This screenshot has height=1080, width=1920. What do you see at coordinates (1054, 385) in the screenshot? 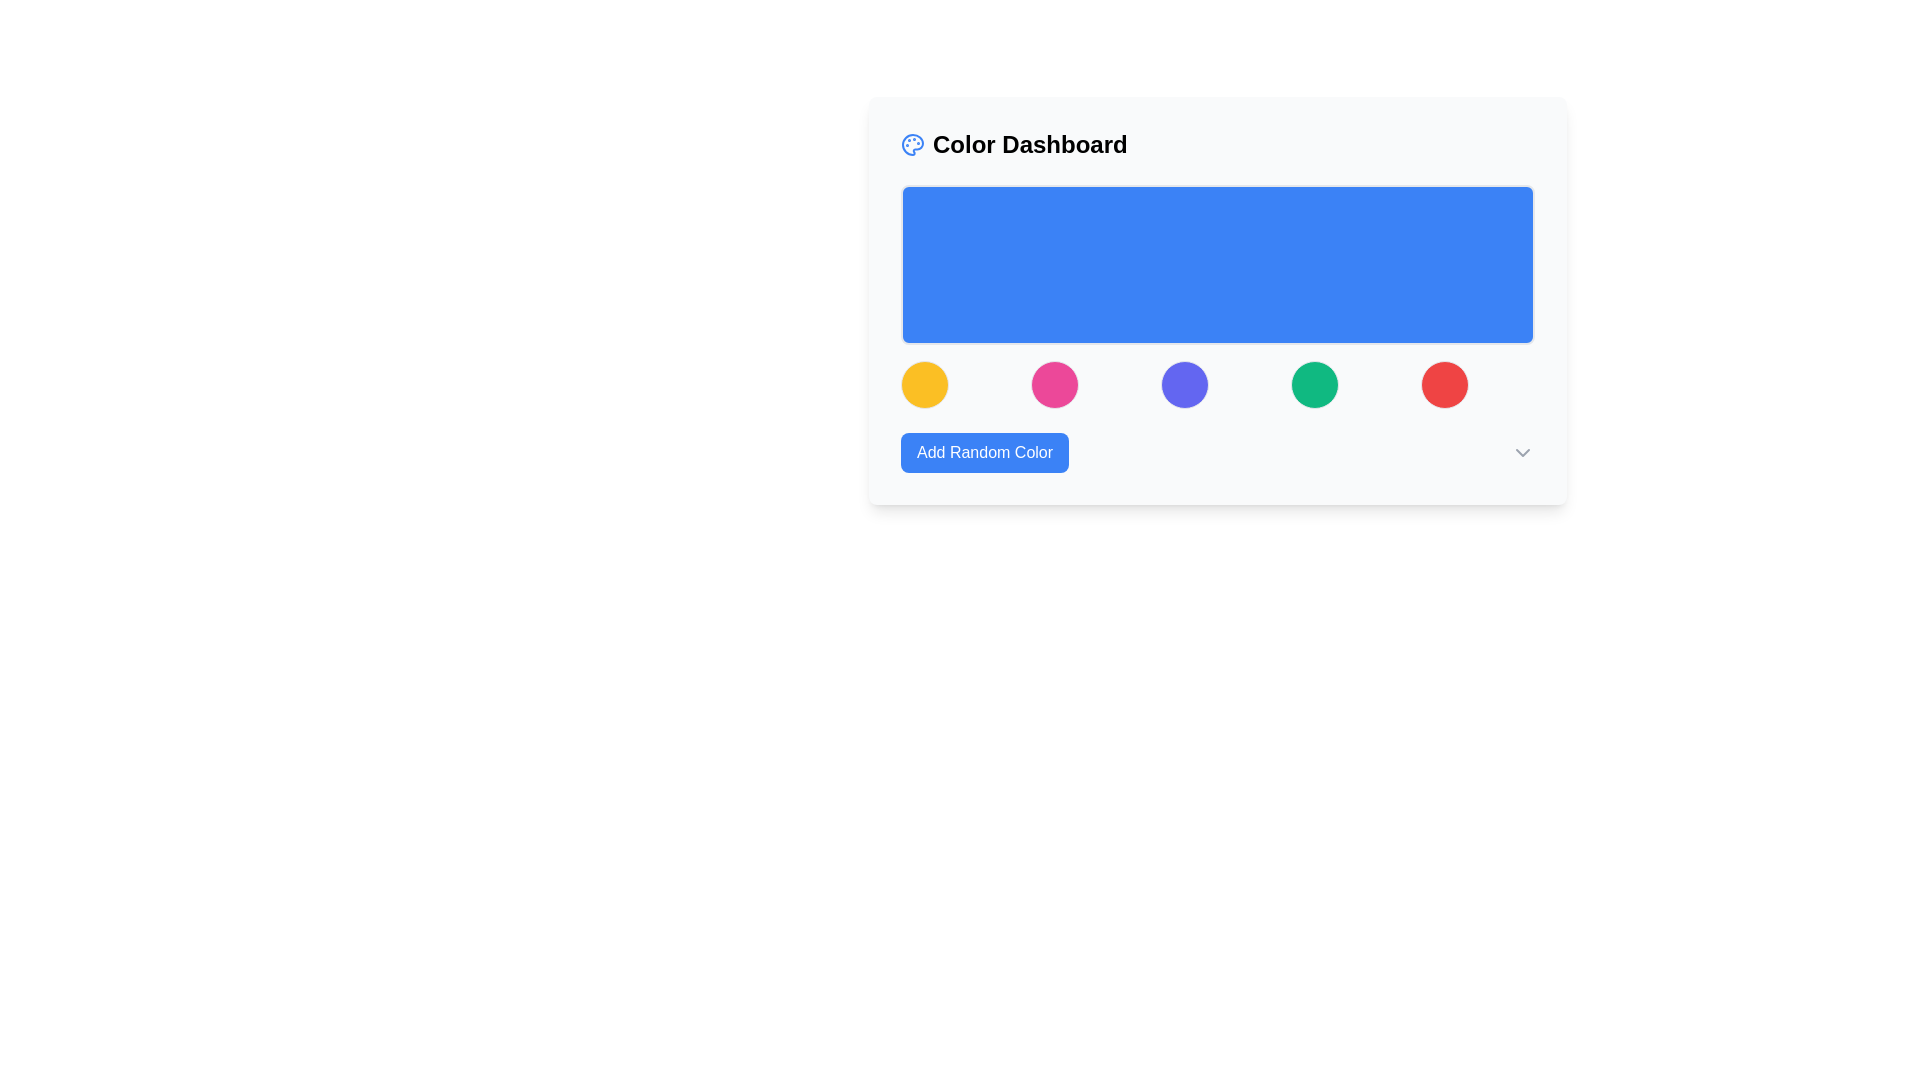
I see `the circular button with a vibrant pink background, which is the second from the left in a row of five circles located below a large blue rectangle` at bounding box center [1054, 385].